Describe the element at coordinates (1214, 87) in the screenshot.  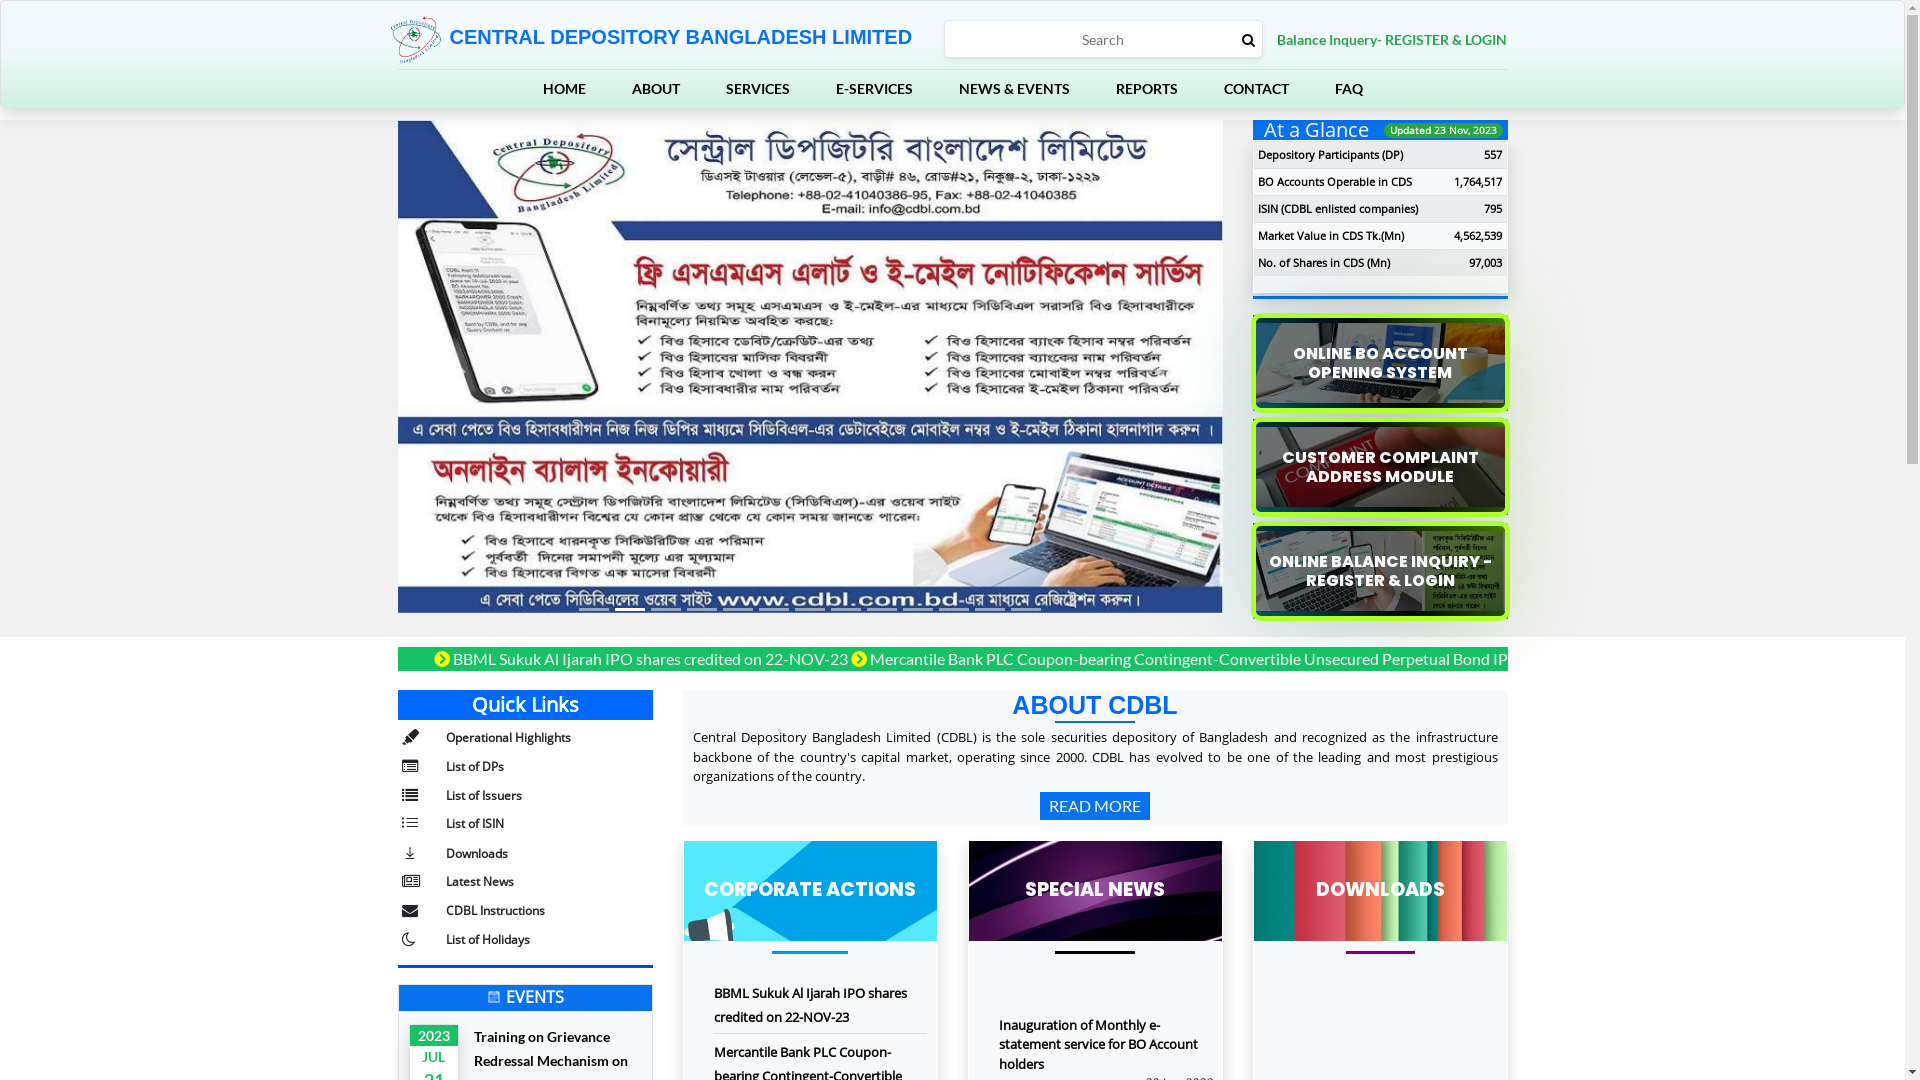
I see `'CONTACT'` at that location.